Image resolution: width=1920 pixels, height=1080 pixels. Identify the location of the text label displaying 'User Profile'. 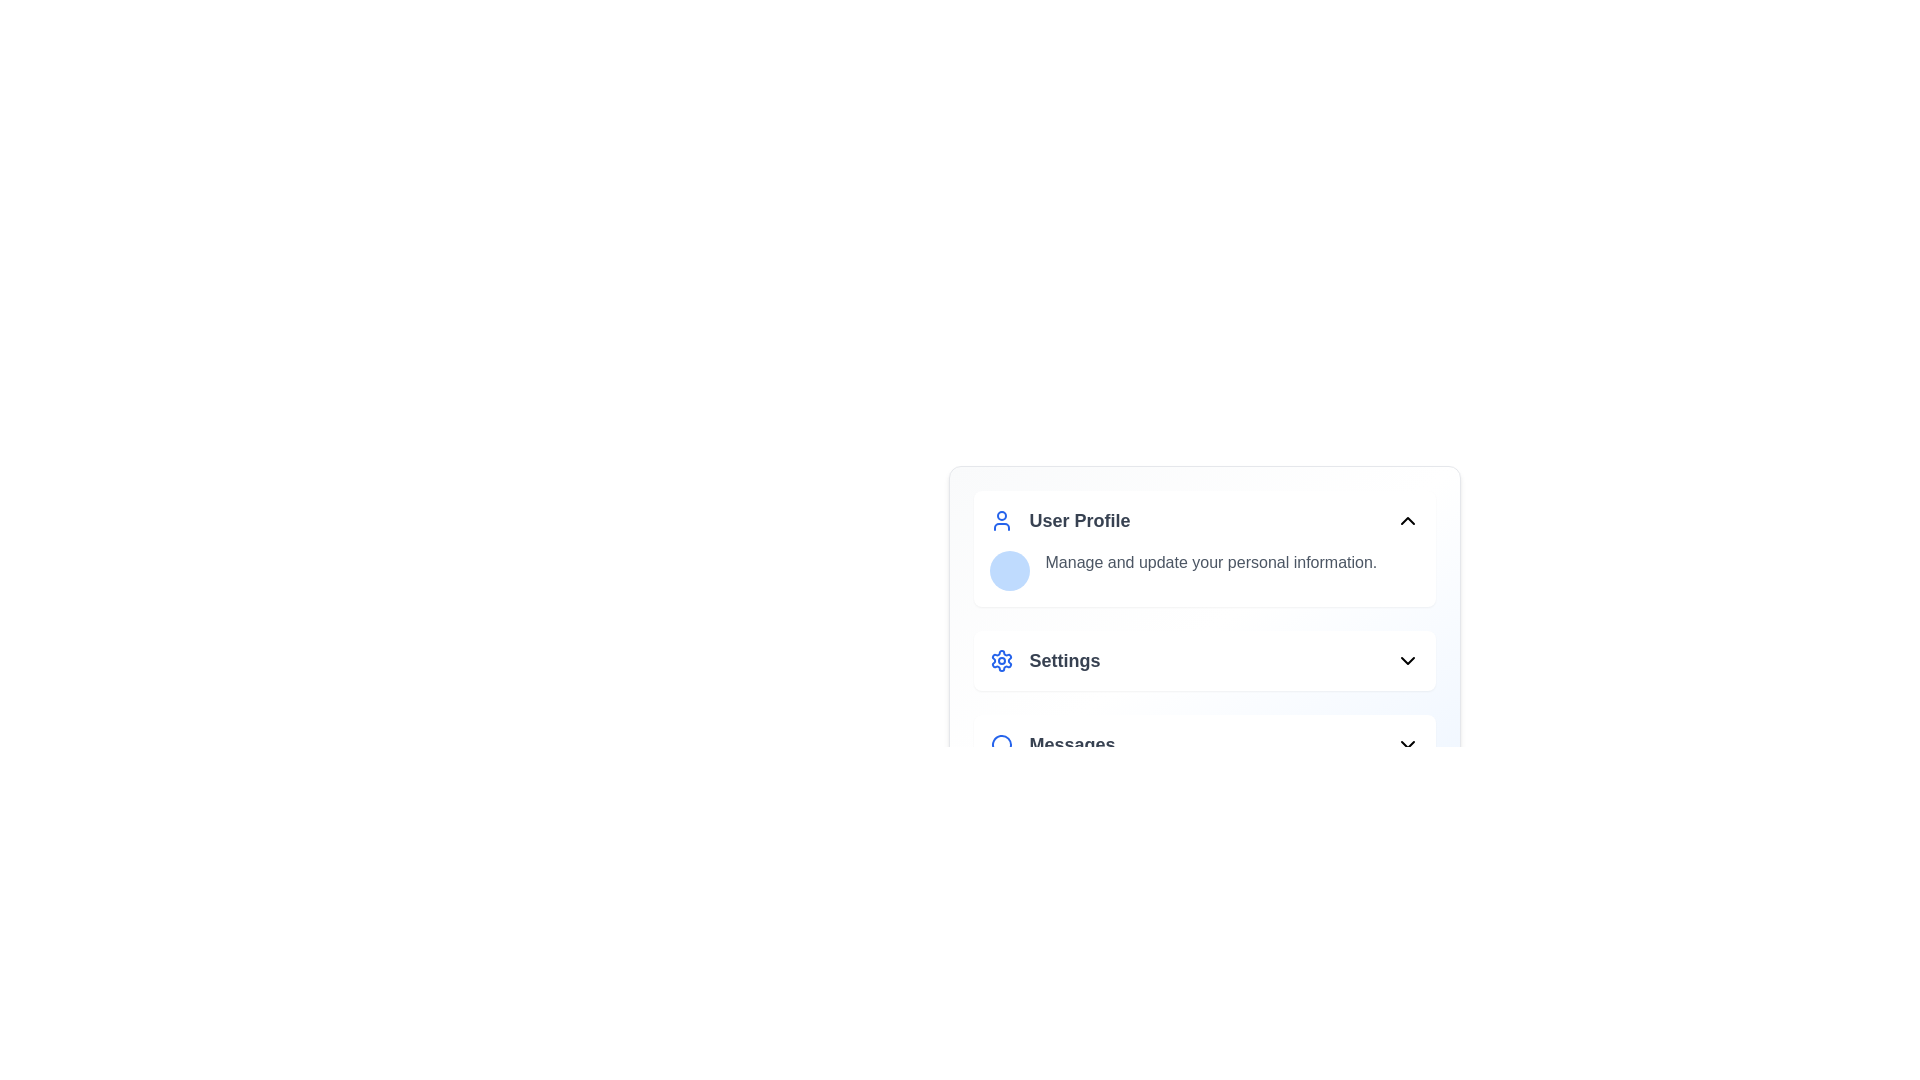
(1059, 519).